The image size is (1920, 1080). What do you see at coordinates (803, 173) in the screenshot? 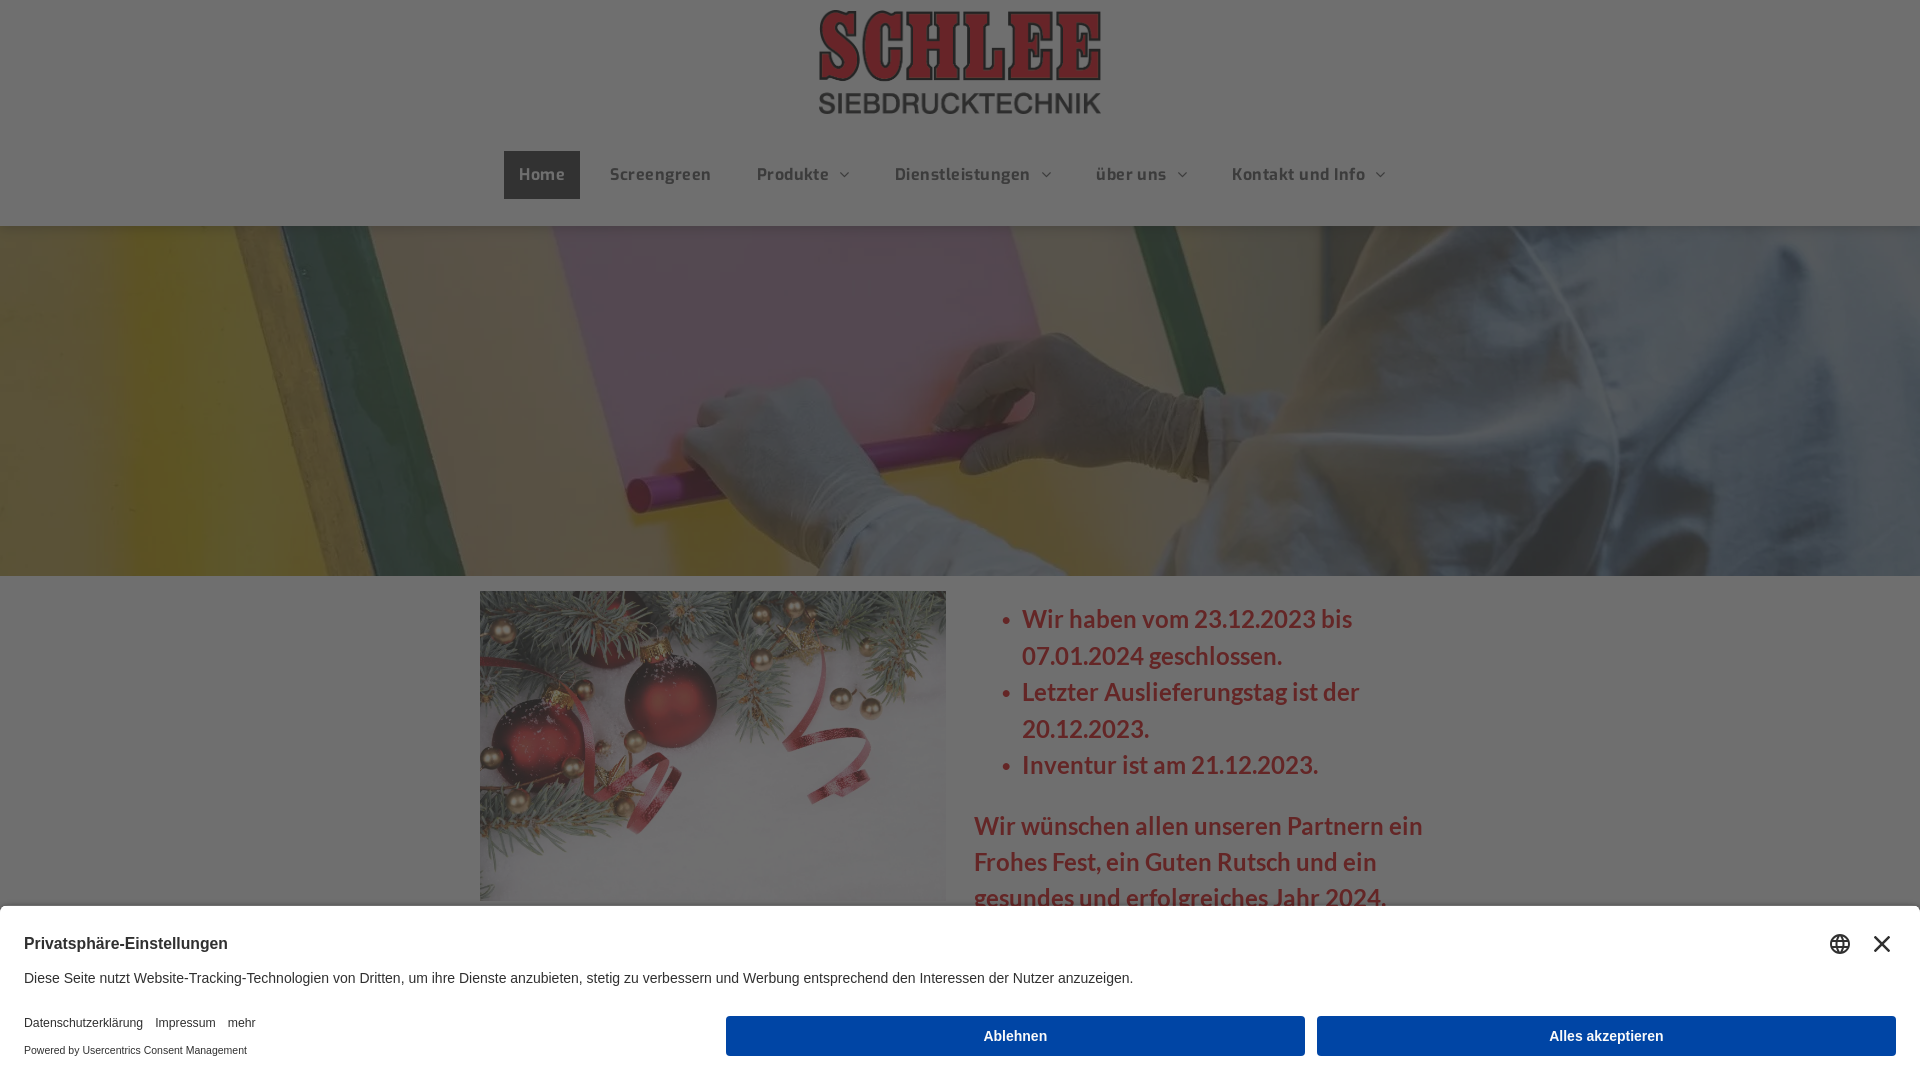
I see `'Produkte'` at bounding box center [803, 173].